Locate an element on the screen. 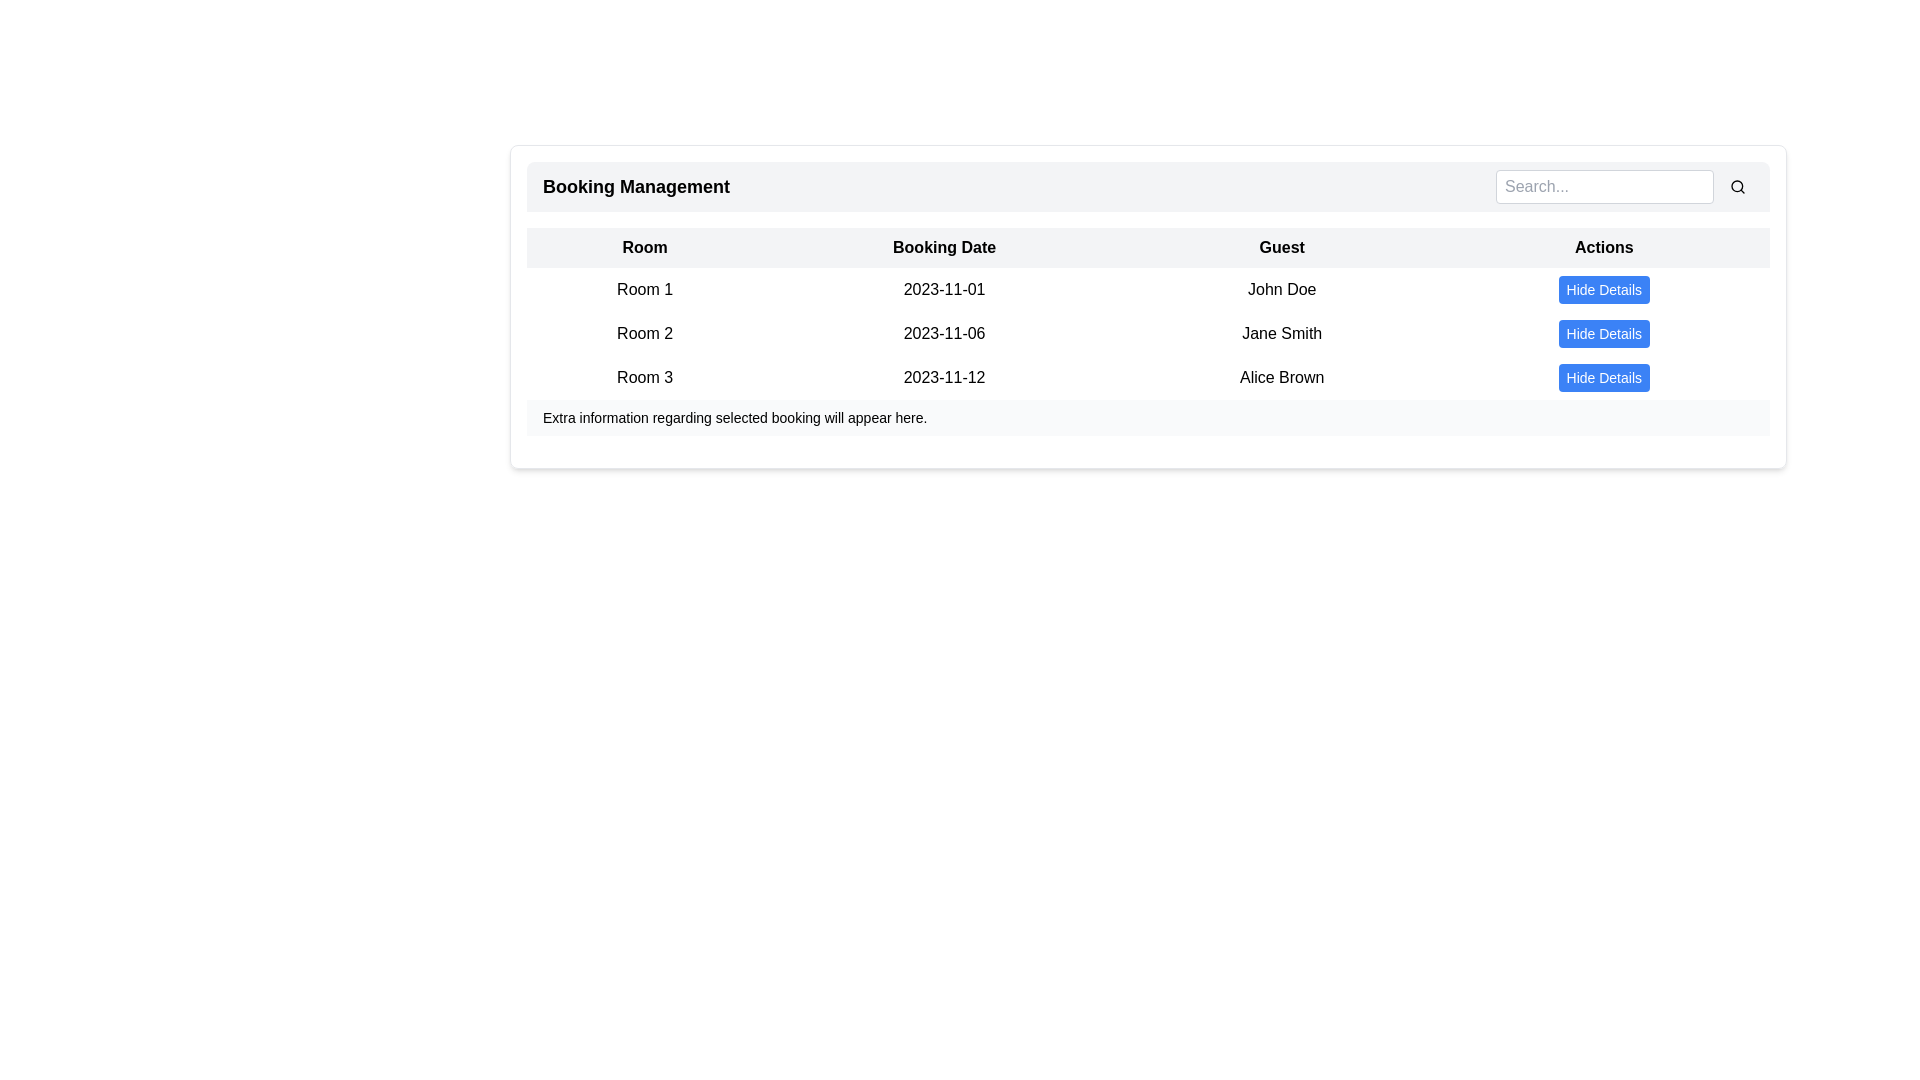 The image size is (1920, 1080). the 'Booking Date' text display showing '2023-11-06' for 'Room 2' in the 'Booking Management' table is located at coordinates (943, 333).